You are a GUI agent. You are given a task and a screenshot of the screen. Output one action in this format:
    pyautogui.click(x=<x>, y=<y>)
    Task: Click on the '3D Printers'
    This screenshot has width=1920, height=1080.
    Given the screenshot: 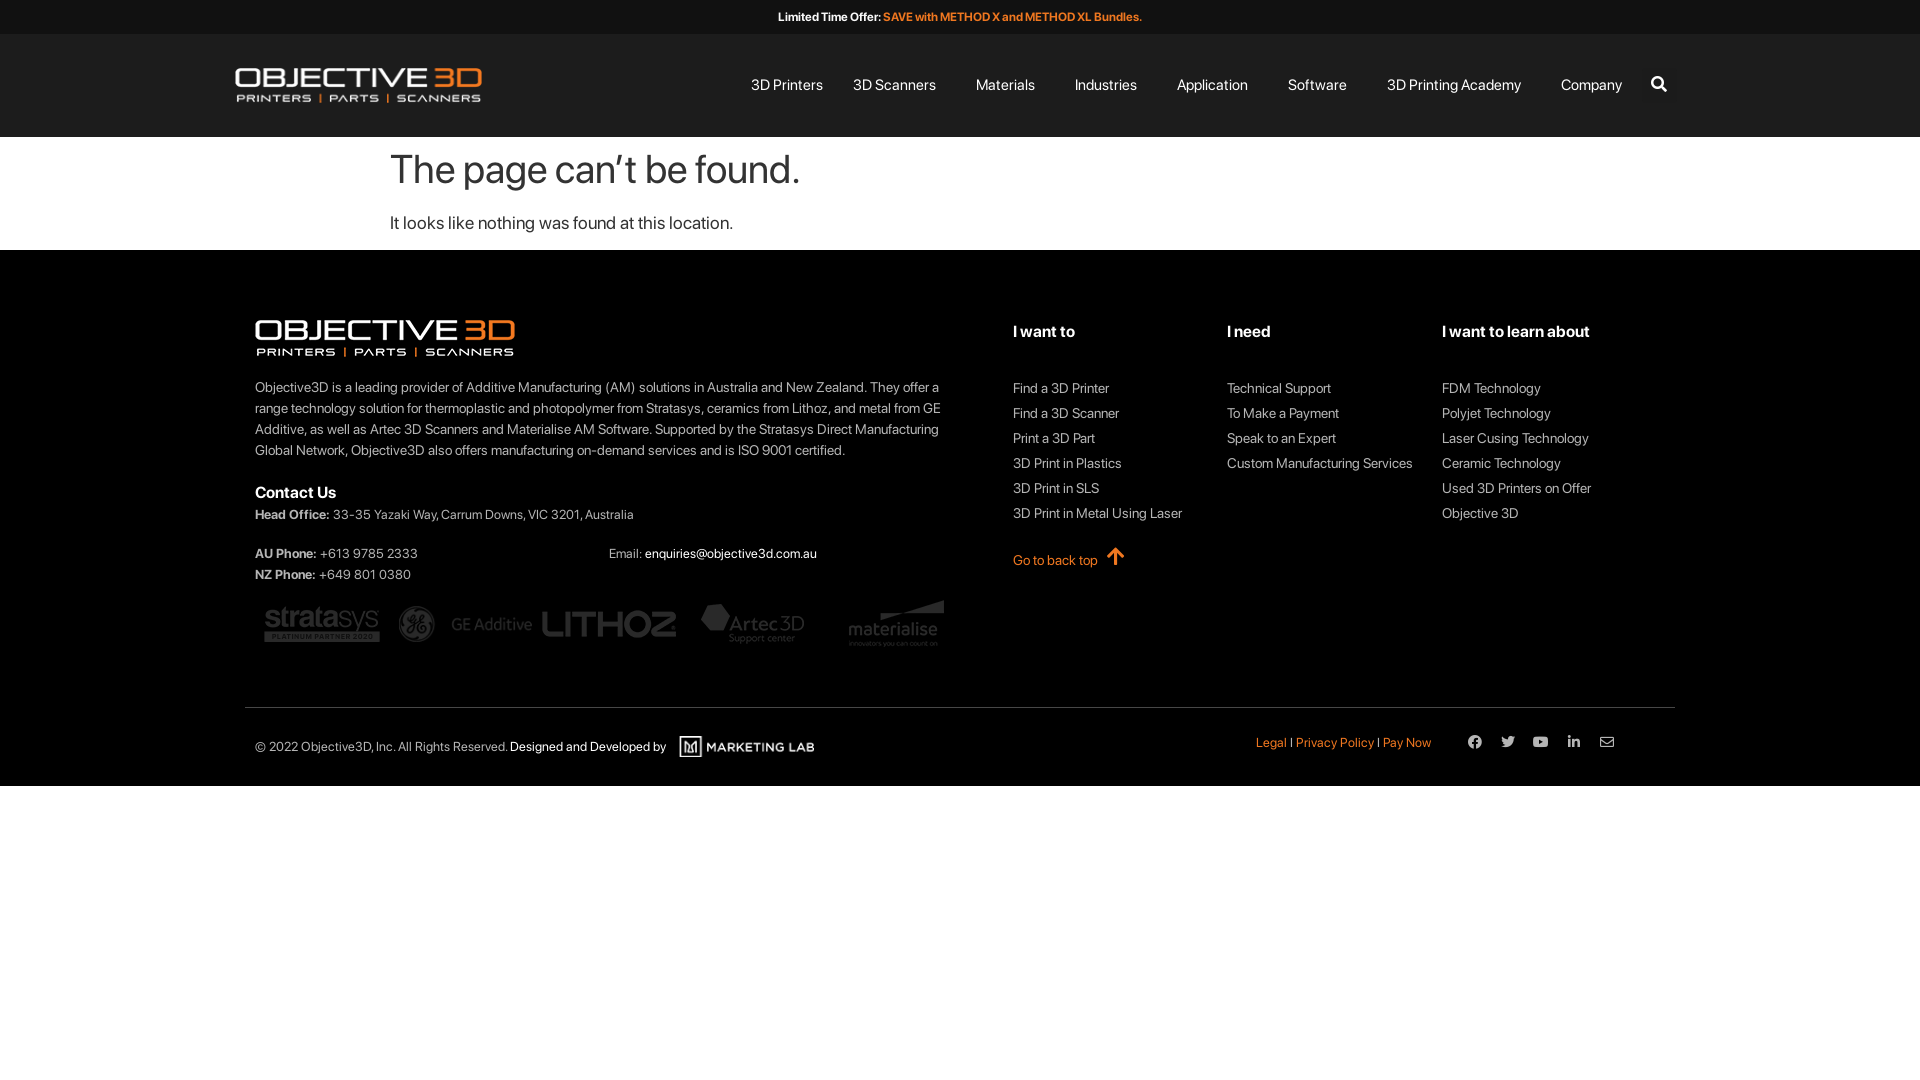 What is the action you would take?
    pyautogui.click(x=785, y=84)
    